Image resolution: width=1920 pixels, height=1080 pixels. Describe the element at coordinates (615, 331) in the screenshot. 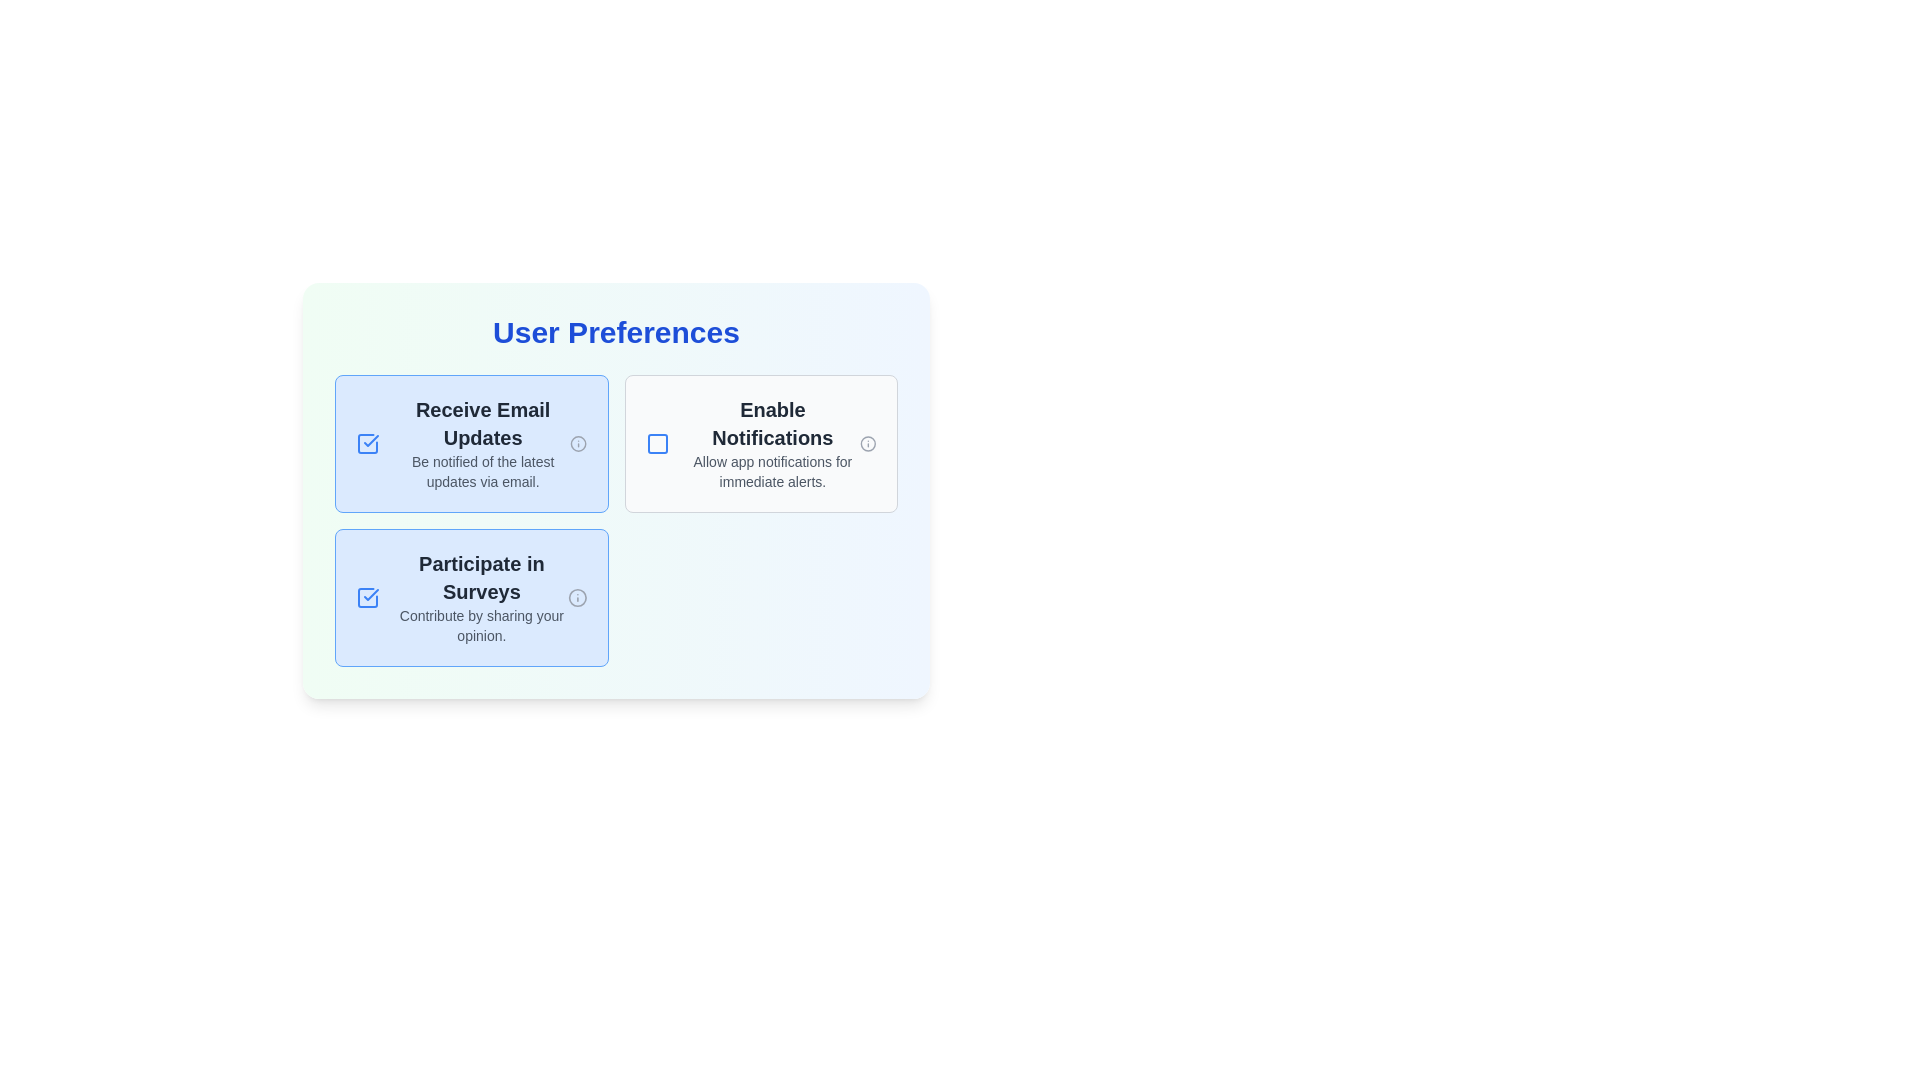

I see `the 'User Preferences' title text label` at that location.